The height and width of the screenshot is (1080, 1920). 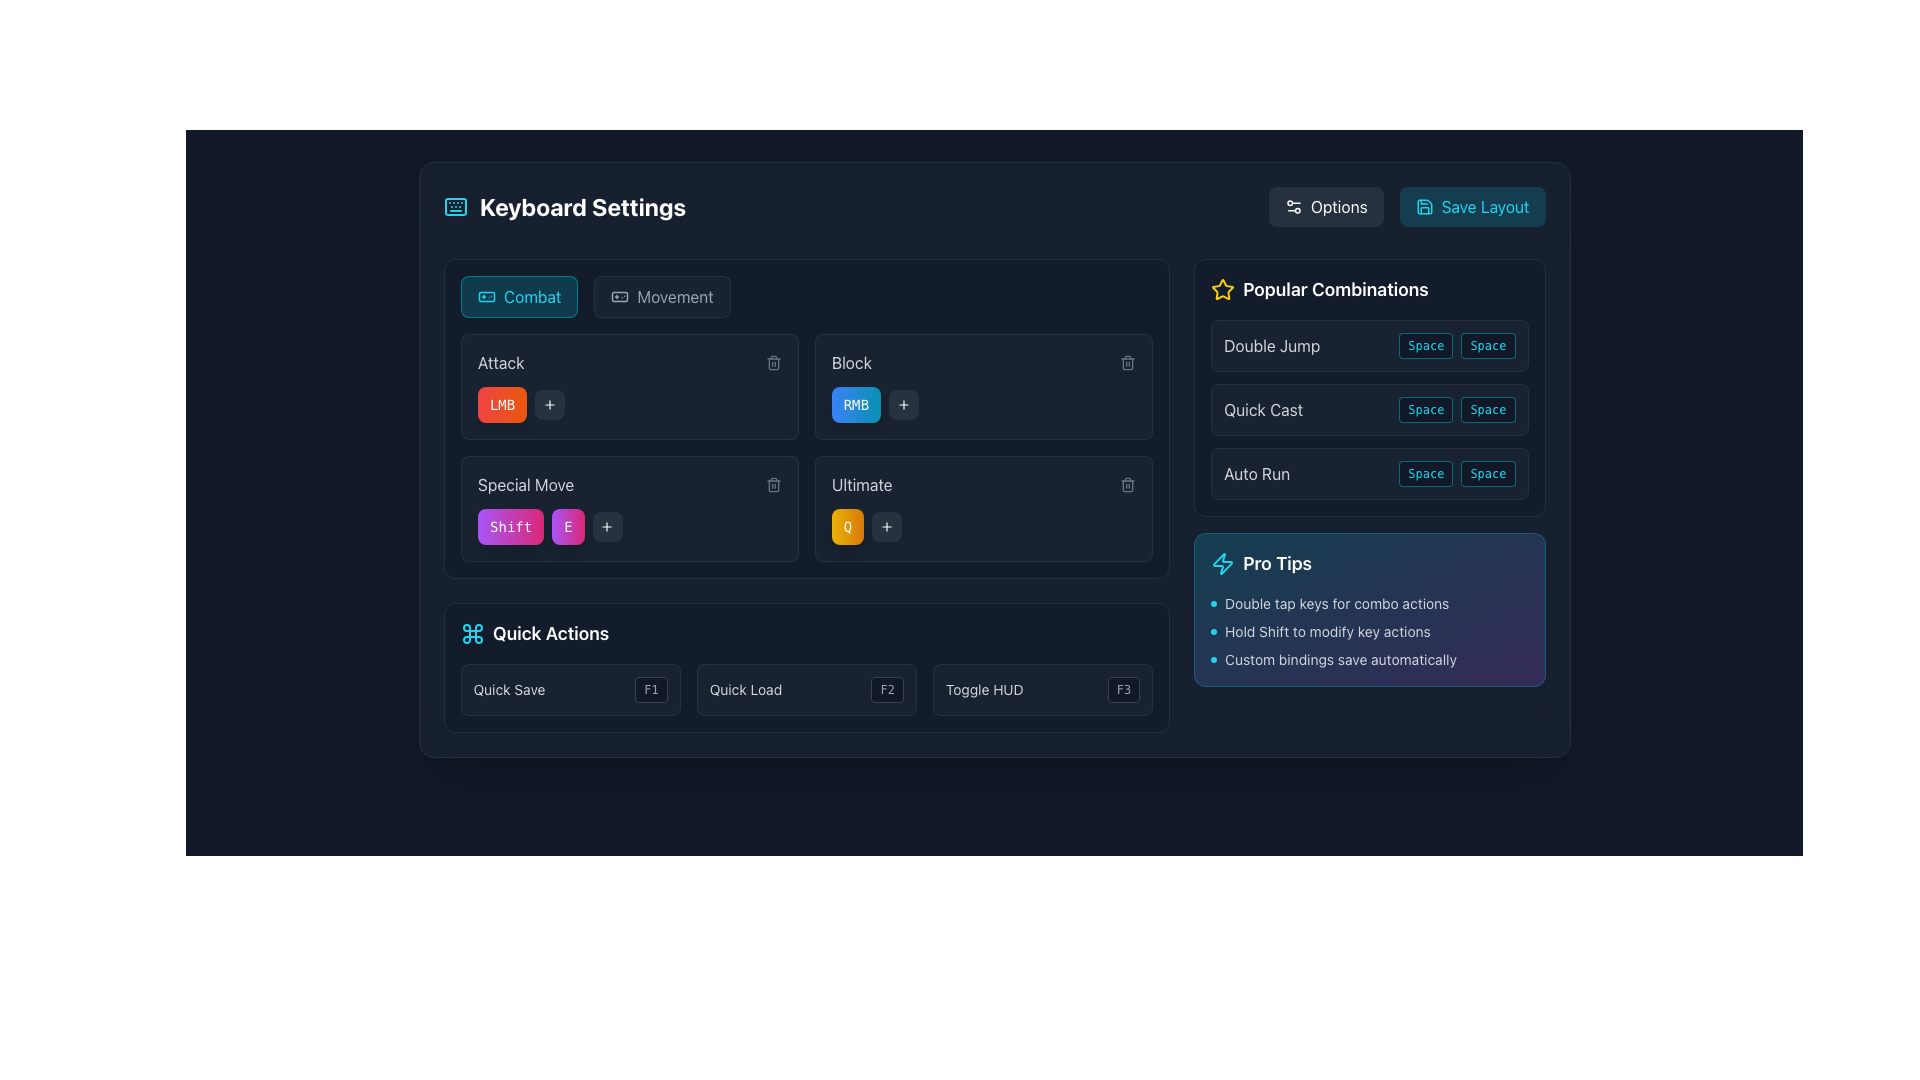 What do you see at coordinates (886, 526) in the screenshot?
I see `the square button with a semi-transparent dark gray background and a '+' symbol in its center, located to the immediate right of the yellow 'Q' button in the 'Ultimate' configuration section of the 'Keyboard Settings' panel` at bounding box center [886, 526].